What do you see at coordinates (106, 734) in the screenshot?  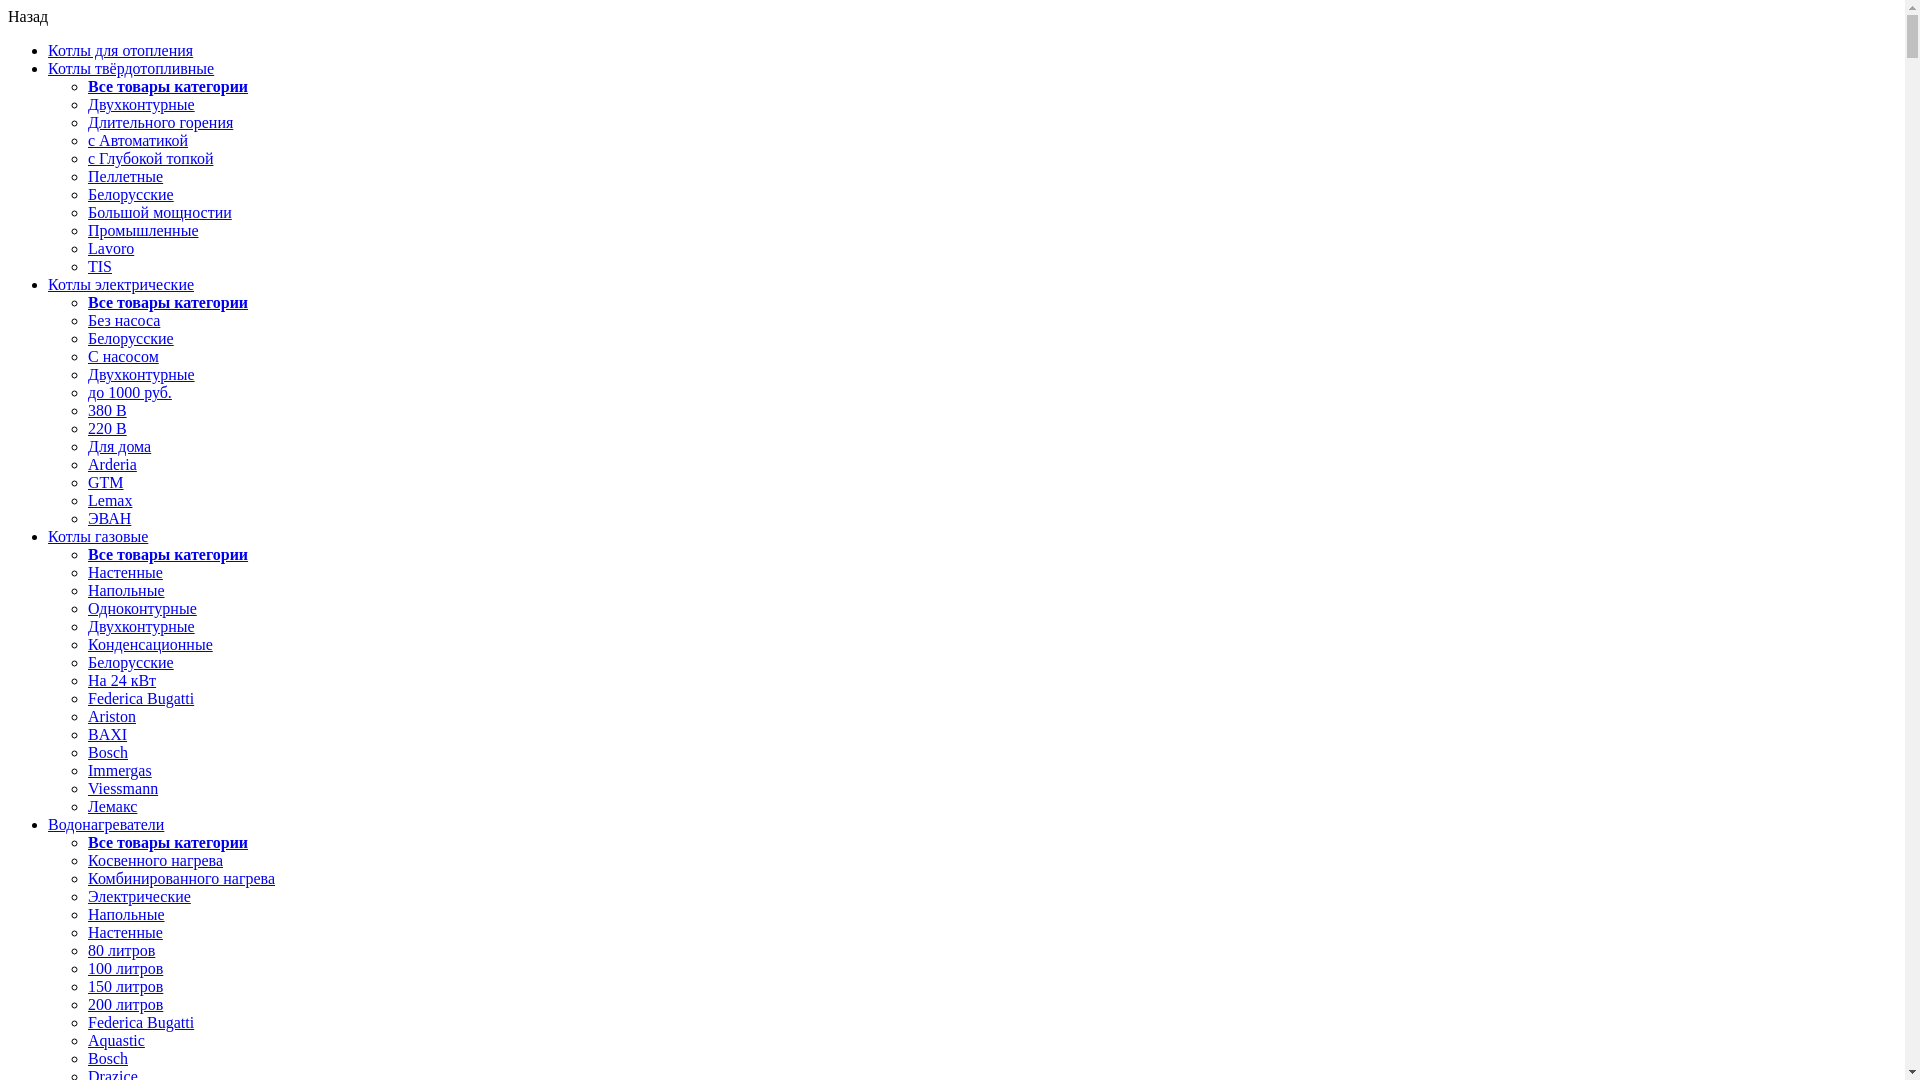 I see `'BAXI'` at bounding box center [106, 734].